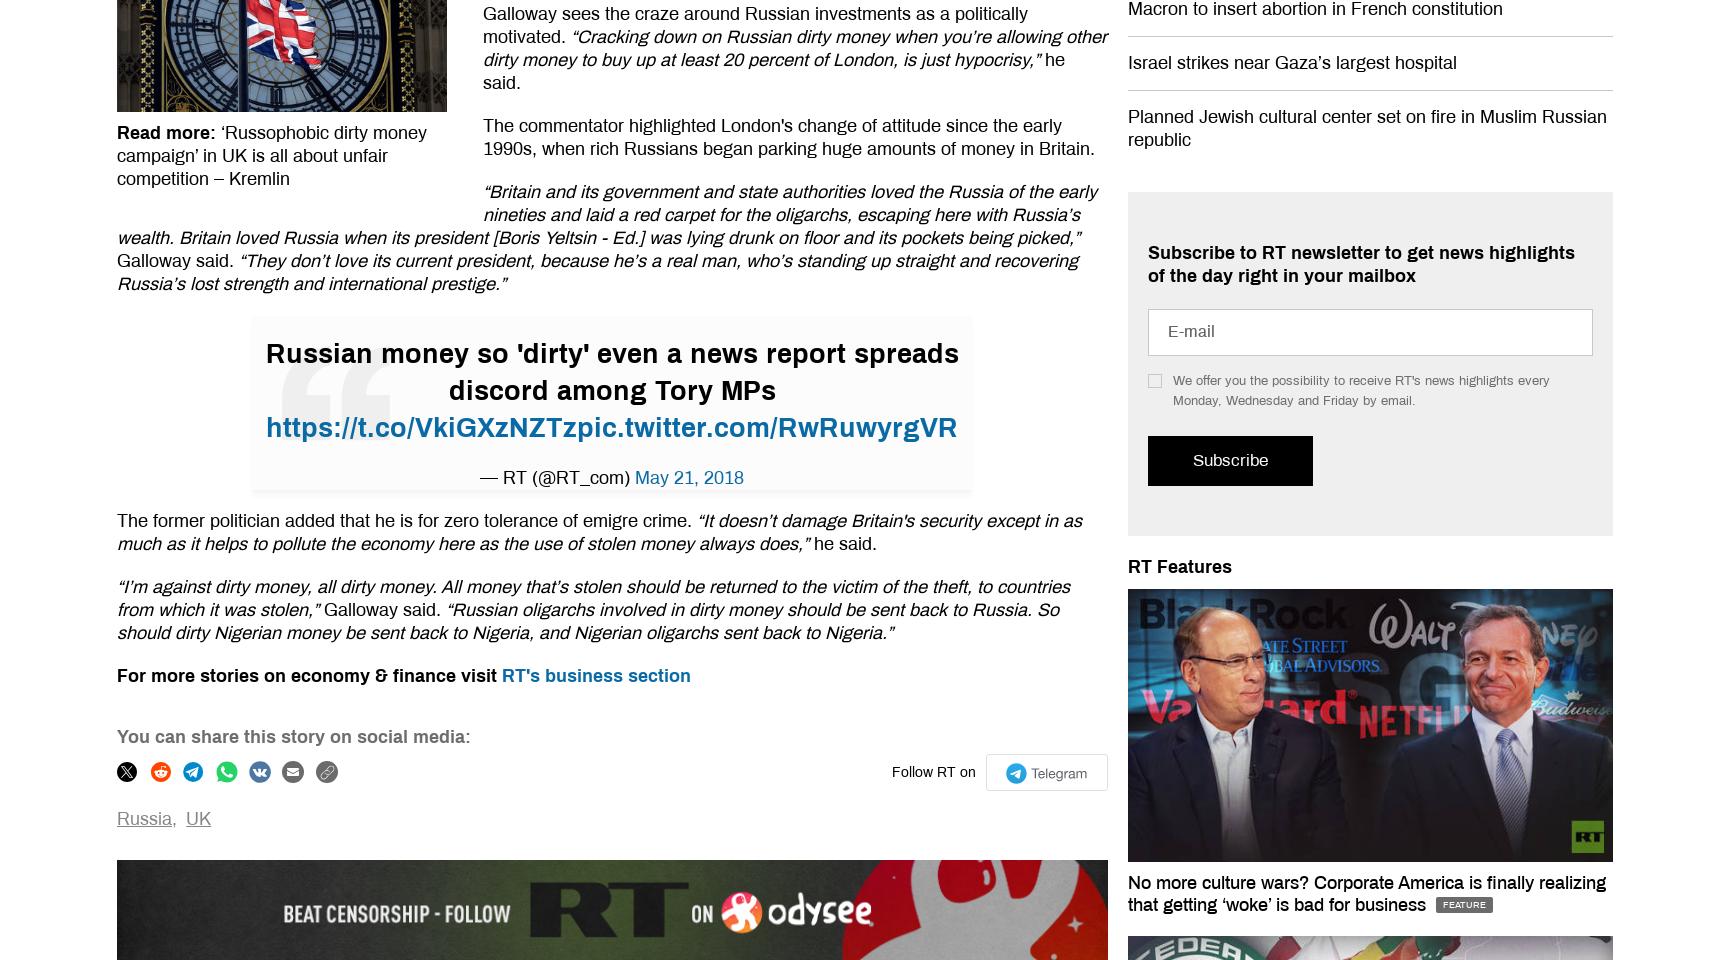  What do you see at coordinates (611, 371) in the screenshot?
I see `'Russian money so 'dirty' even a news report spreads discord among Tory MPs'` at bounding box center [611, 371].